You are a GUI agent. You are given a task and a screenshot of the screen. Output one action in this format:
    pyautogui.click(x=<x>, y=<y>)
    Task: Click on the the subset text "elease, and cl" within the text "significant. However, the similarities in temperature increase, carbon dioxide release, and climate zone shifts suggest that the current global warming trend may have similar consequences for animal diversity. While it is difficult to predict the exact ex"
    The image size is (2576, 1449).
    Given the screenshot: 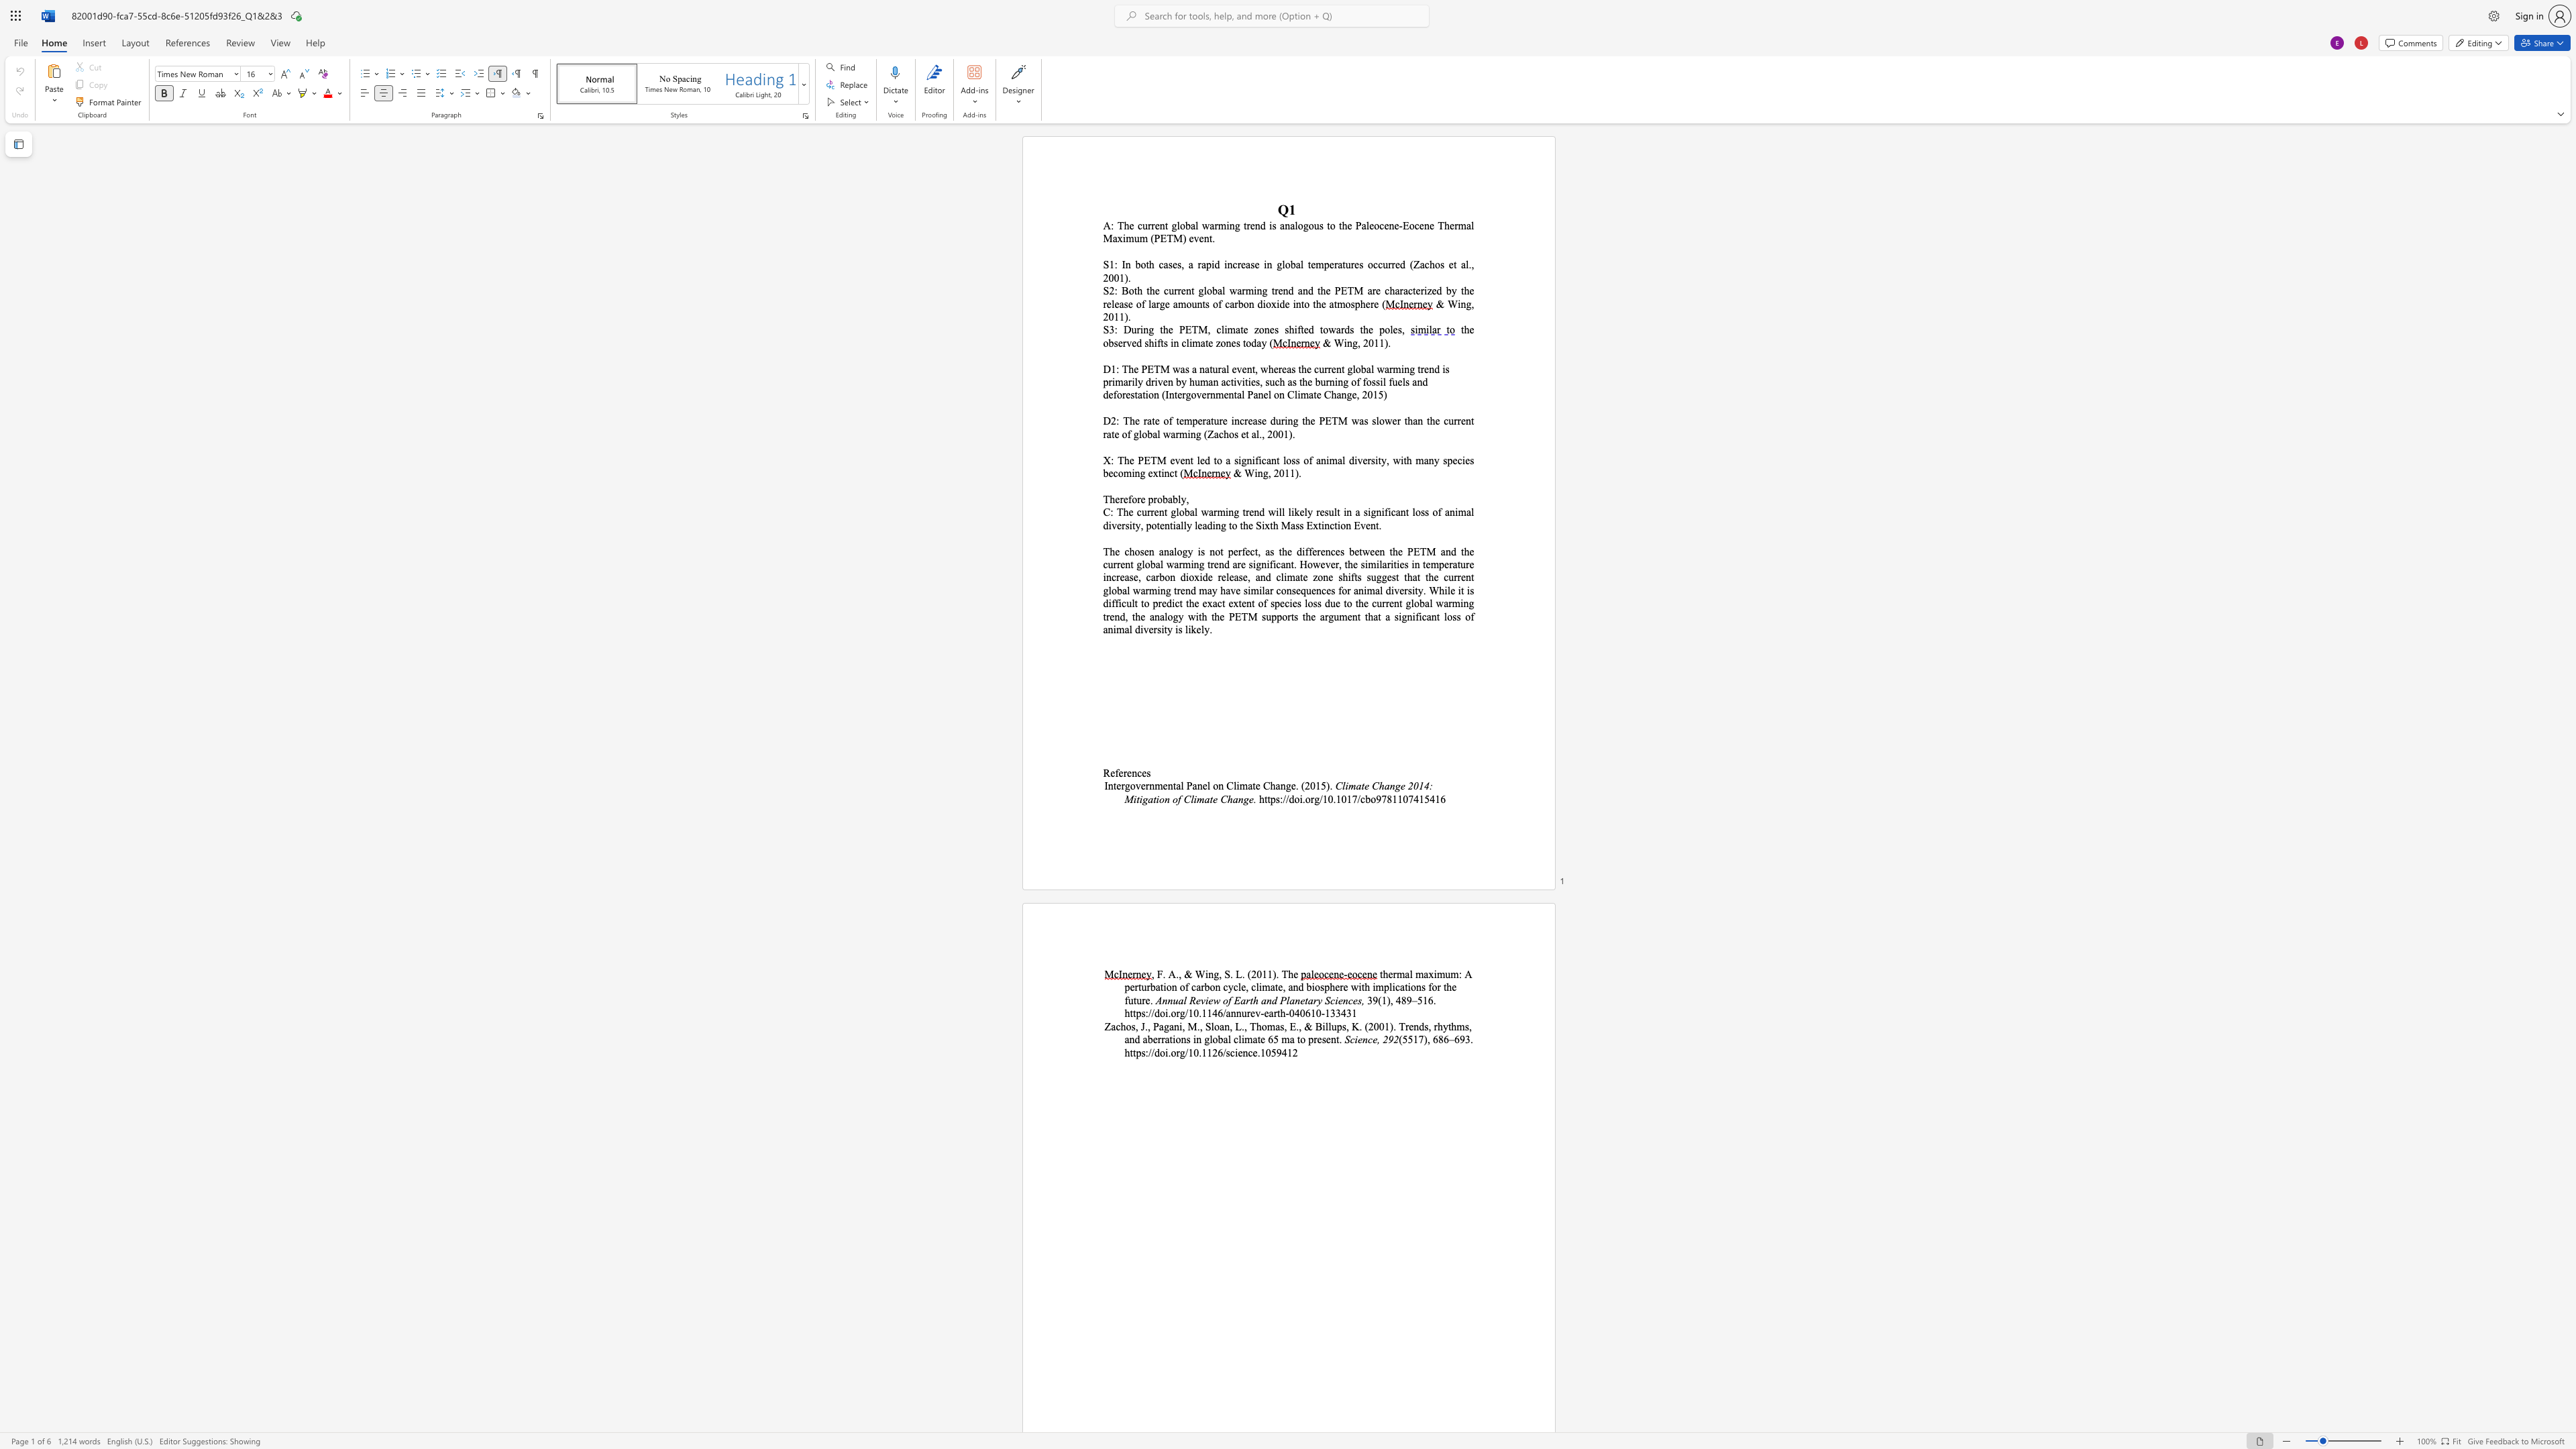 What is the action you would take?
    pyautogui.click(x=1220, y=576)
    